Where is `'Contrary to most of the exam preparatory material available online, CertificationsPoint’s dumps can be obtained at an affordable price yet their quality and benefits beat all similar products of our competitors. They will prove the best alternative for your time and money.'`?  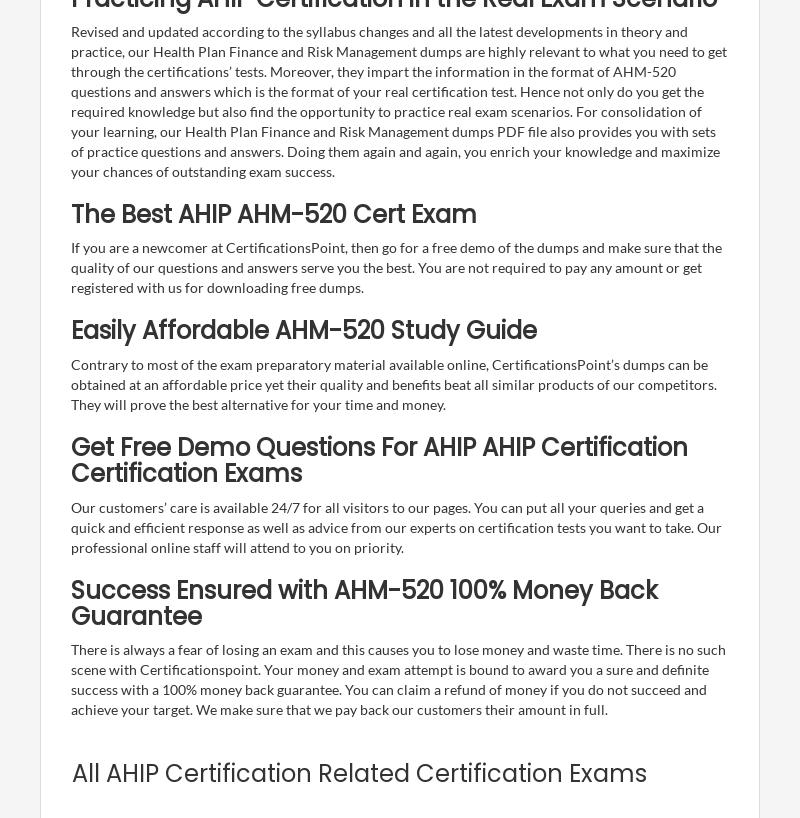 'Contrary to most of the exam preparatory material available online, CertificationsPoint’s dumps can be obtained at an affordable price yet their quality and benefits beat all similar products of our competitors. They will prove the best alternative for your time and money.' is located at coordinates (70, 383).